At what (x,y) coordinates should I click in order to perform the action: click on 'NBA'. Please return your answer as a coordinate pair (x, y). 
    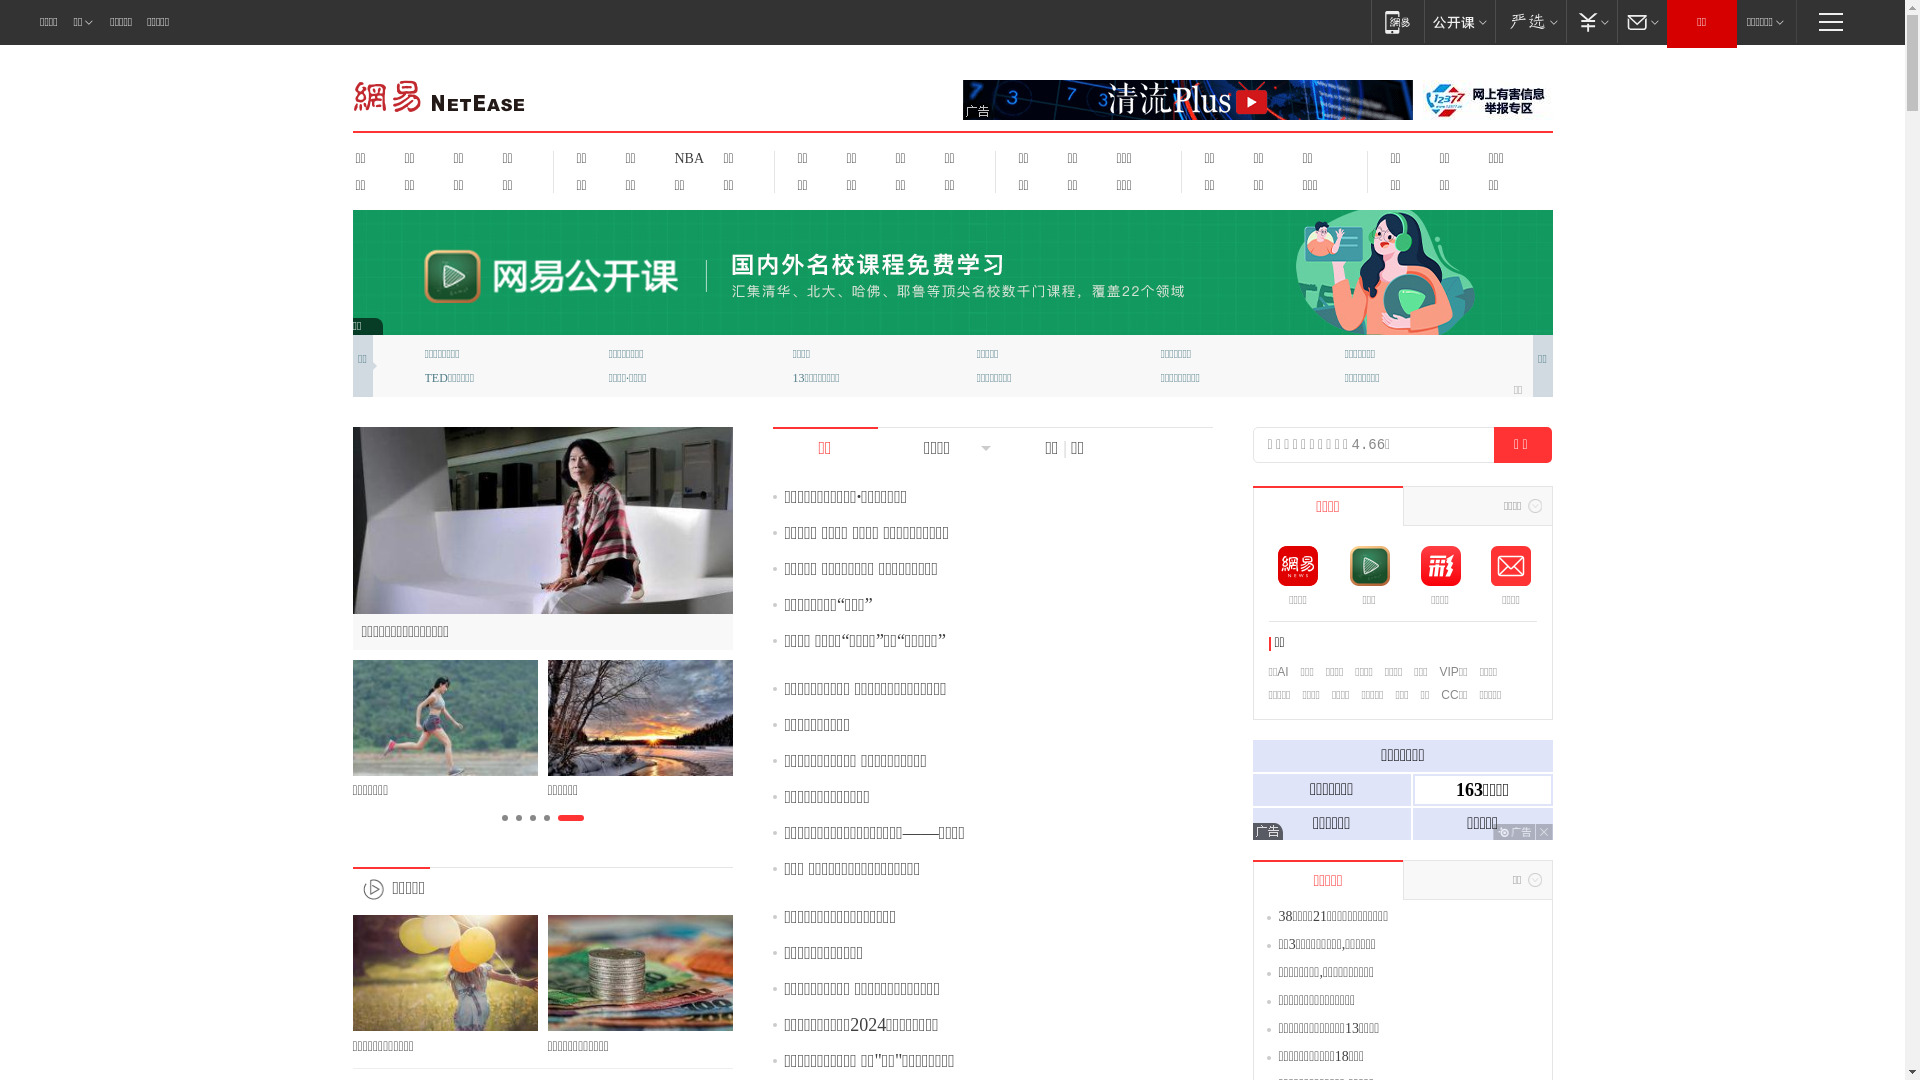
    Looking at the image, I should click on (662, 157).